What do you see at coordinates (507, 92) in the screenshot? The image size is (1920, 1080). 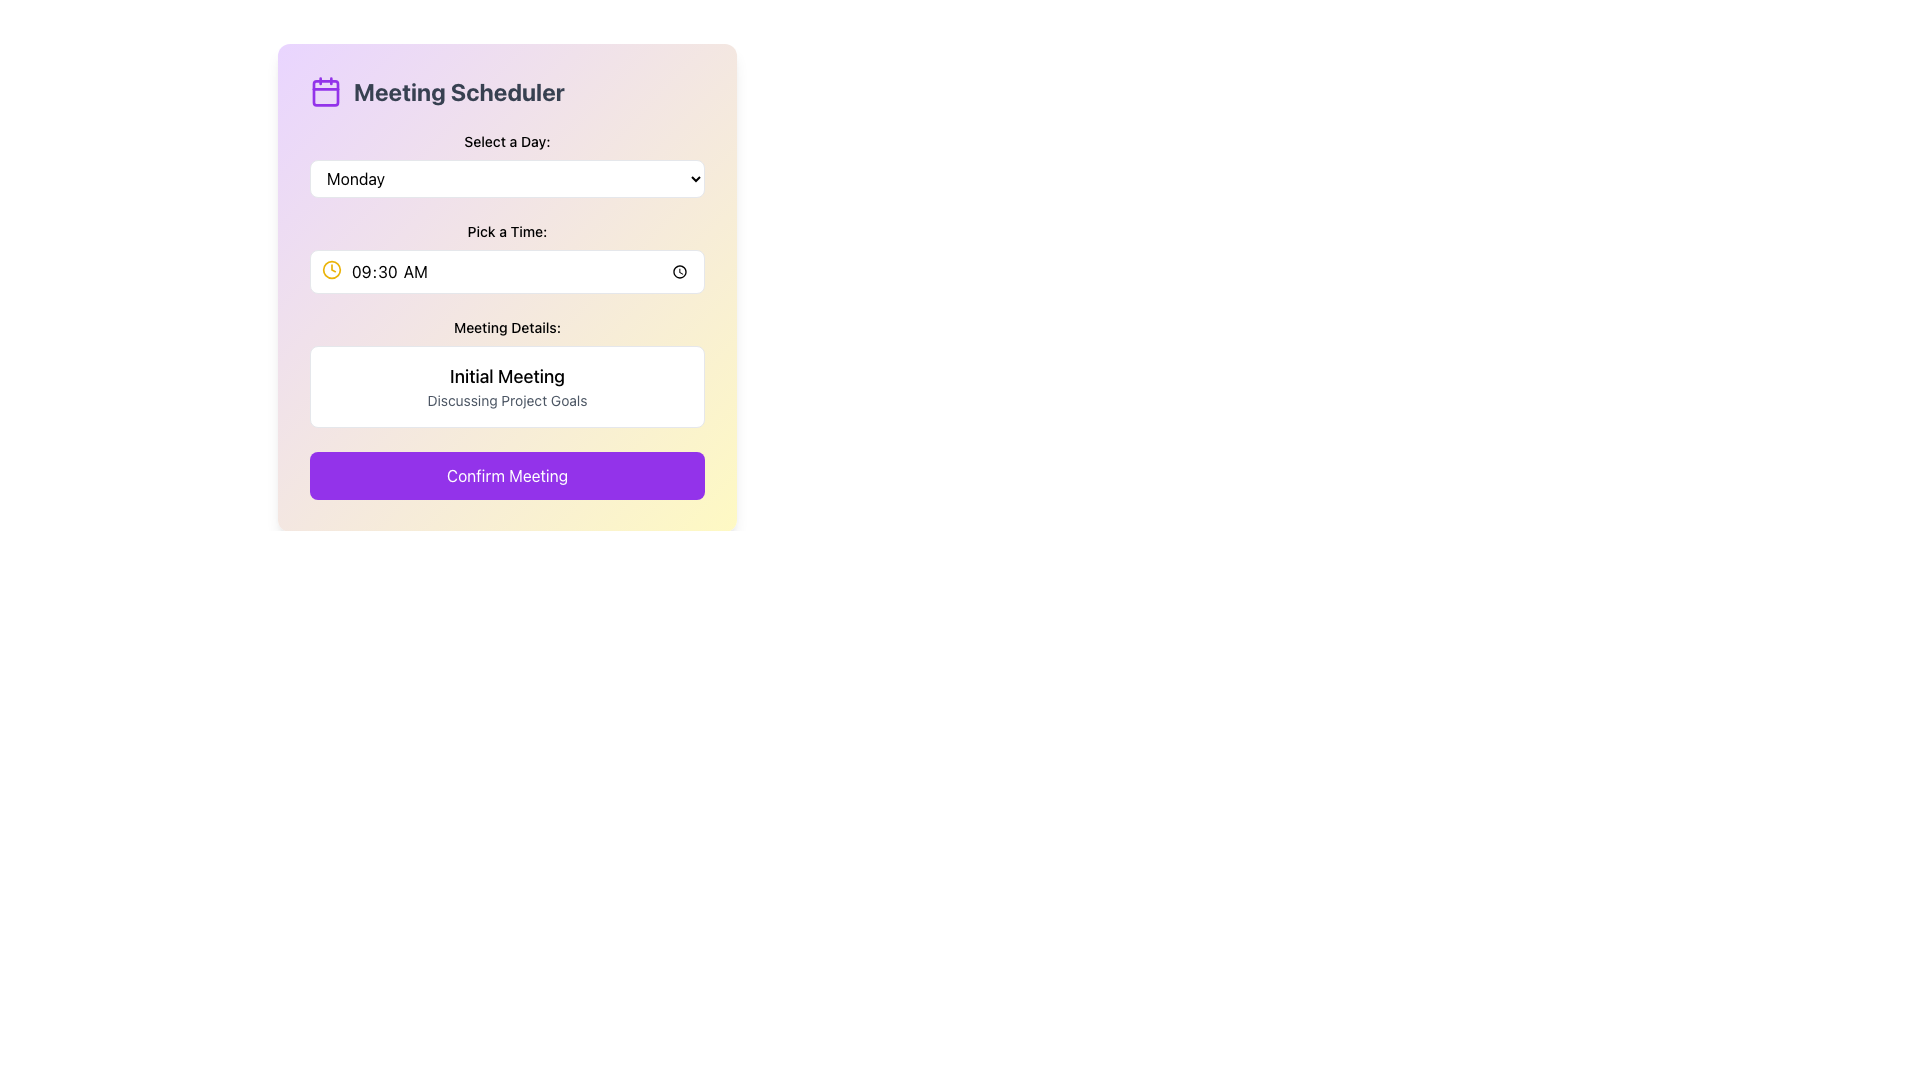 I see `the 'Meeting Scheduler' static text element, which is styled in bold, dark-gray font and located at the top of the form-like layout, adjacent to a purple outlined calendar icon` at bounding box center [507, 92].